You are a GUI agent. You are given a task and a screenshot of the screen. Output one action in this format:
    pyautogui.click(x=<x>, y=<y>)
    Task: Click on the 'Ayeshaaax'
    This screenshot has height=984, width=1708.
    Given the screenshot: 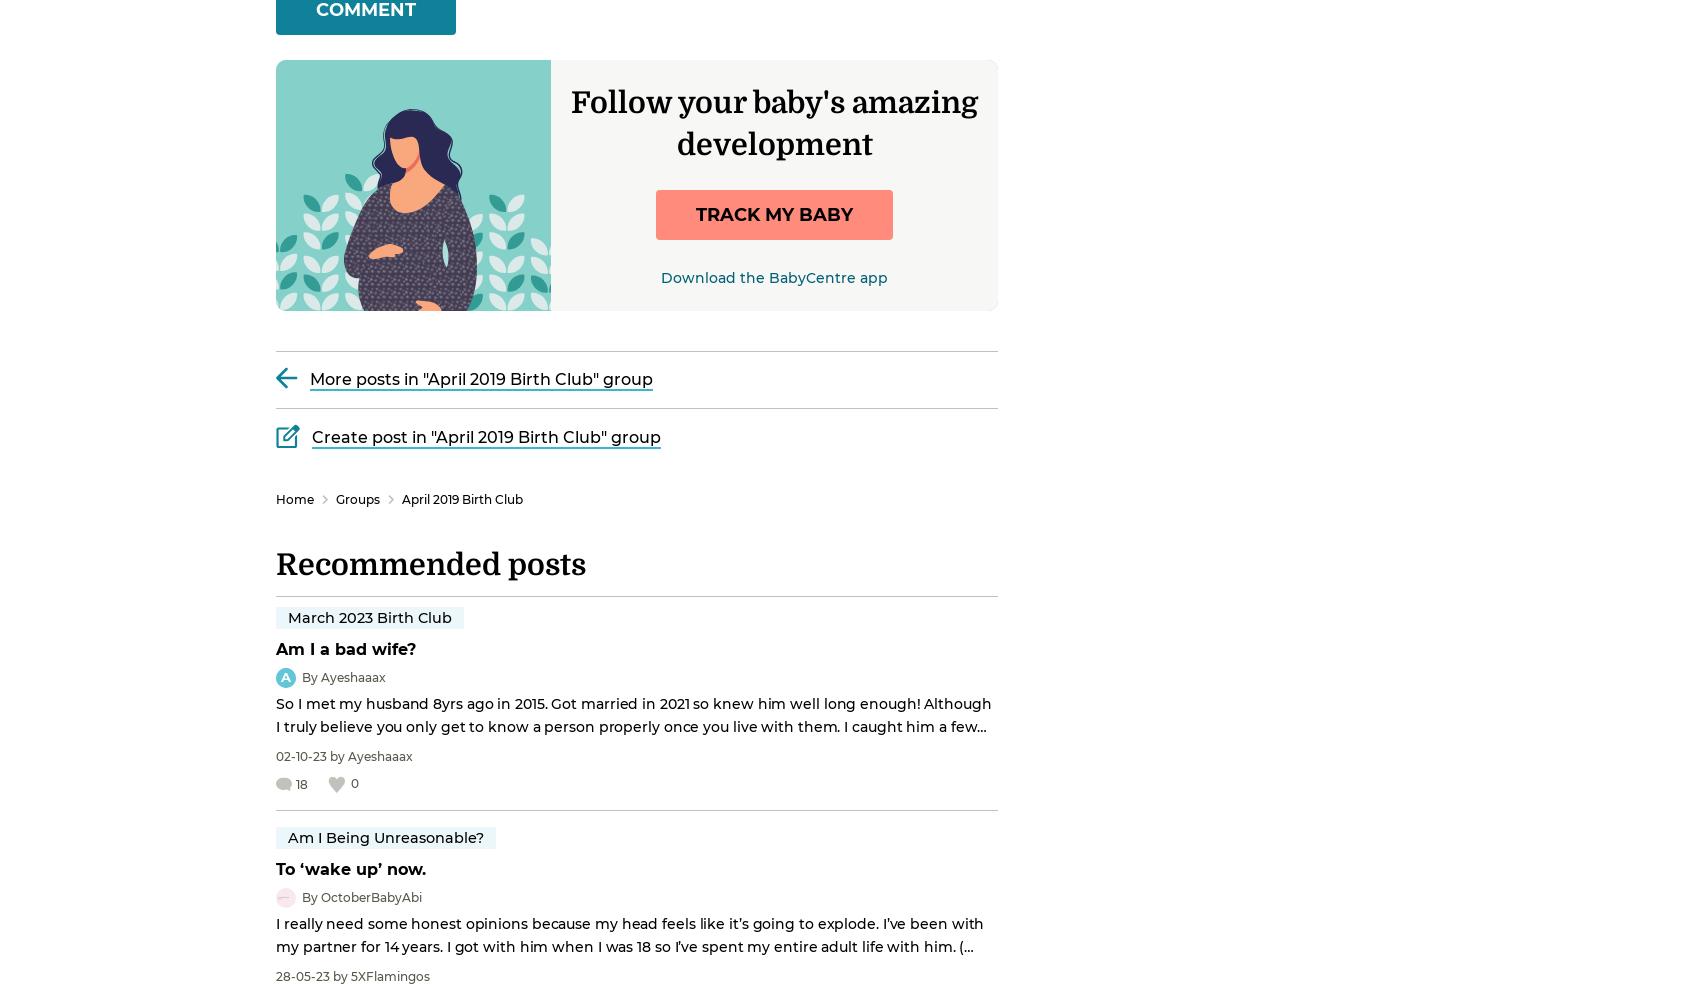 What is the action you would take?
    pyautogui.click(x=320, y=676)
    